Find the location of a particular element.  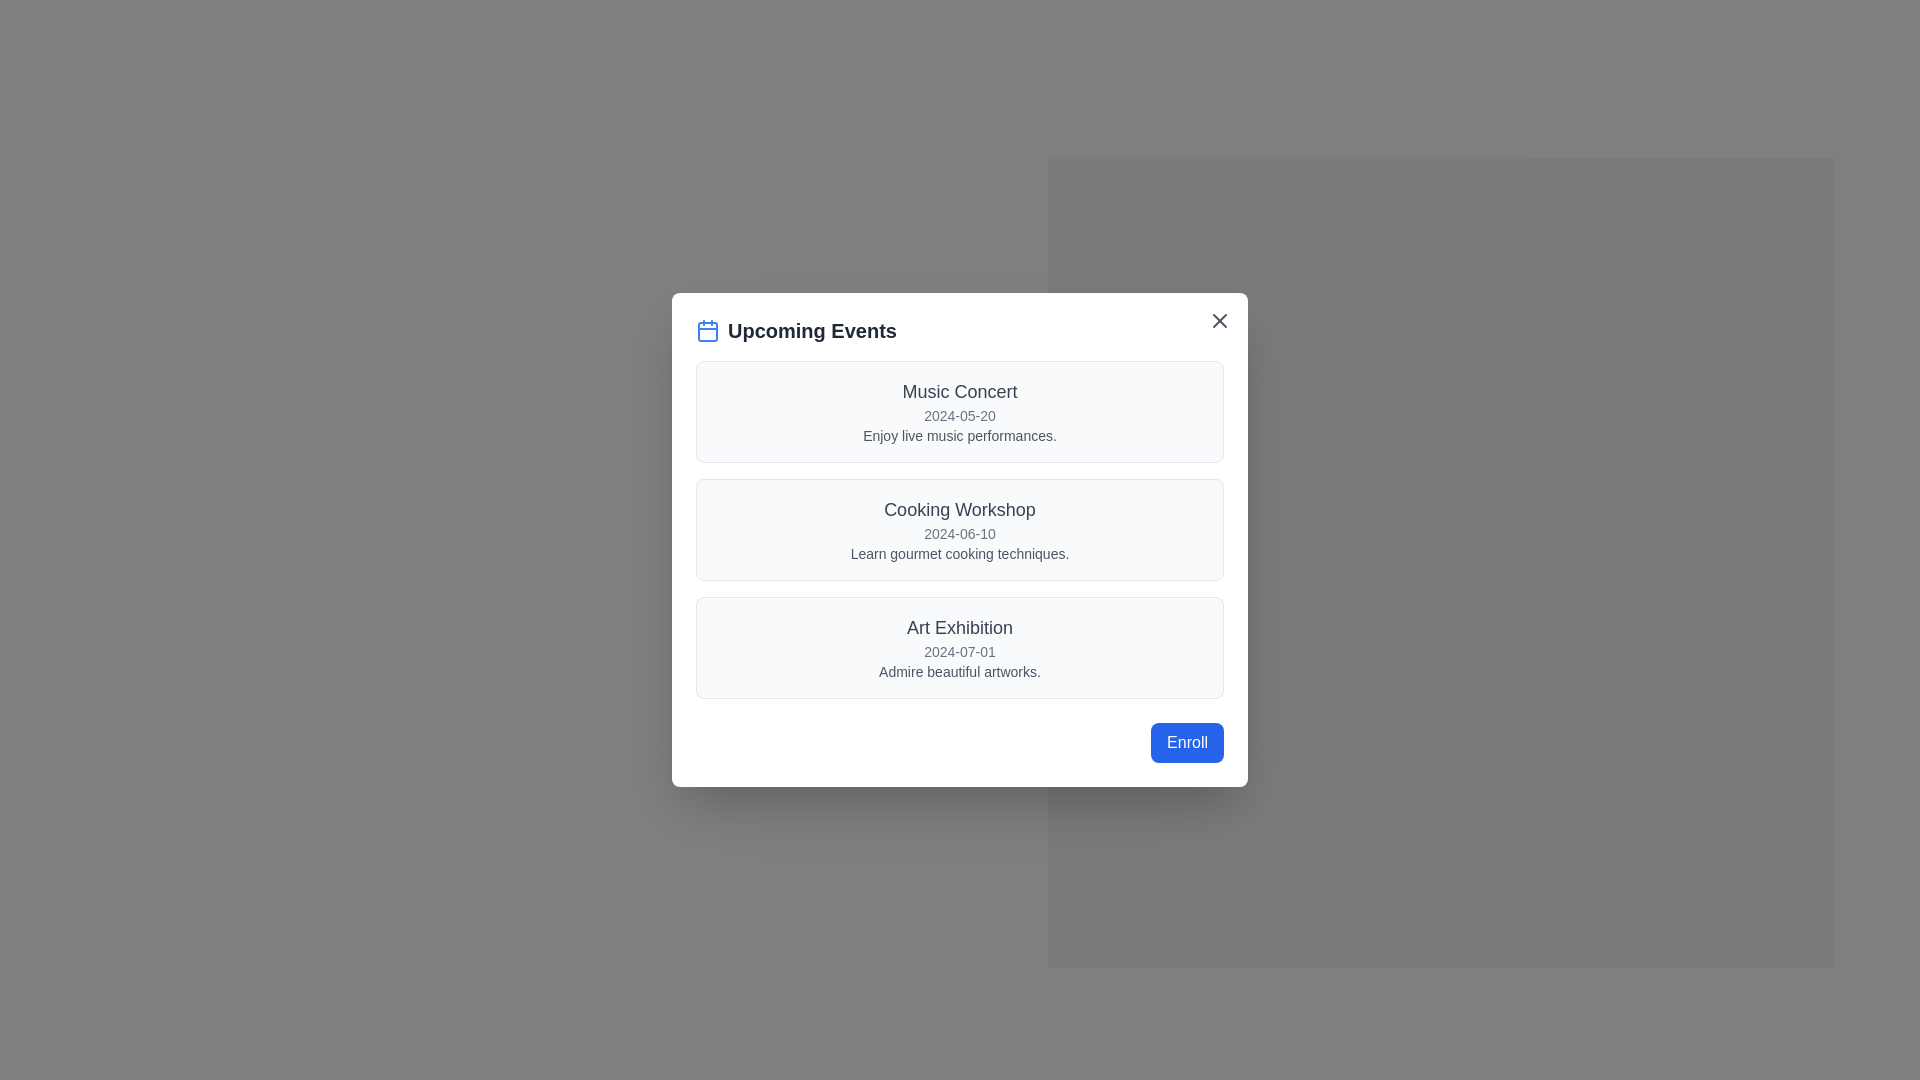

the Text label that serves as the title of an event, located in the second panel of the event list within a centered modal is located at coordinates (960, 508).